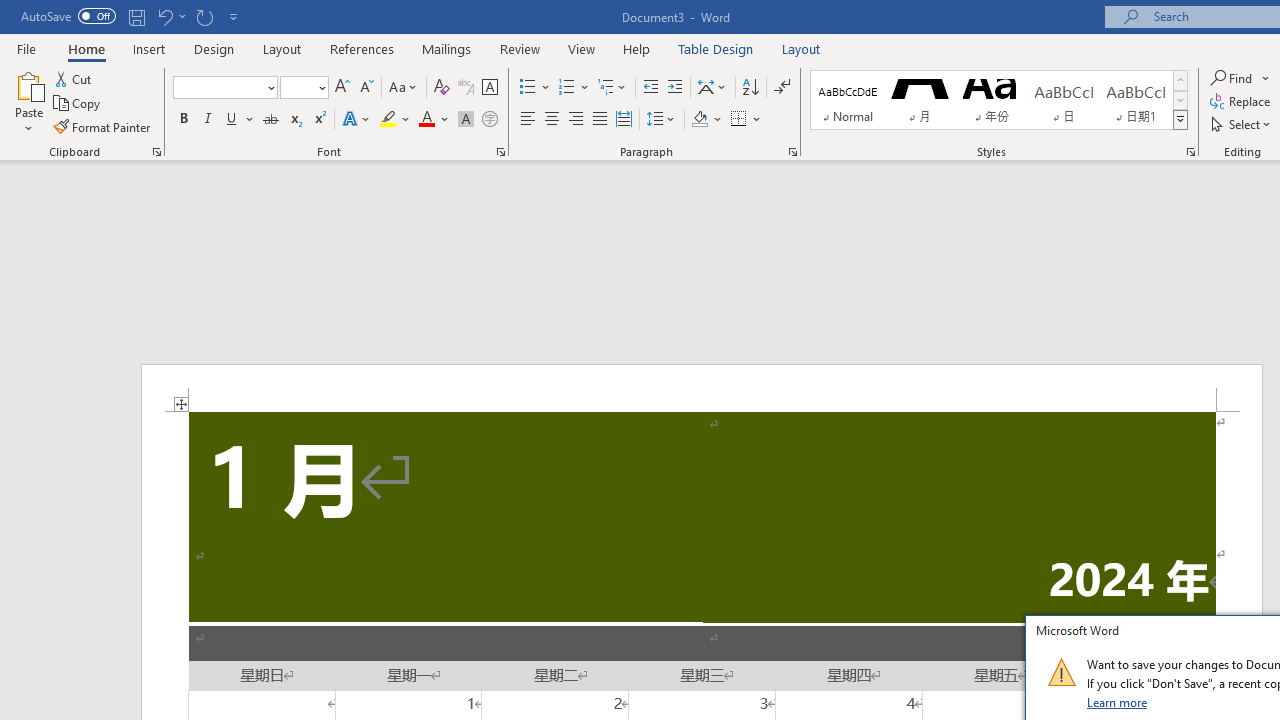  What do you see at coordinates (528, 119) in the screenshot?
I see `'Align Left'` at bounding box center [528, 119].